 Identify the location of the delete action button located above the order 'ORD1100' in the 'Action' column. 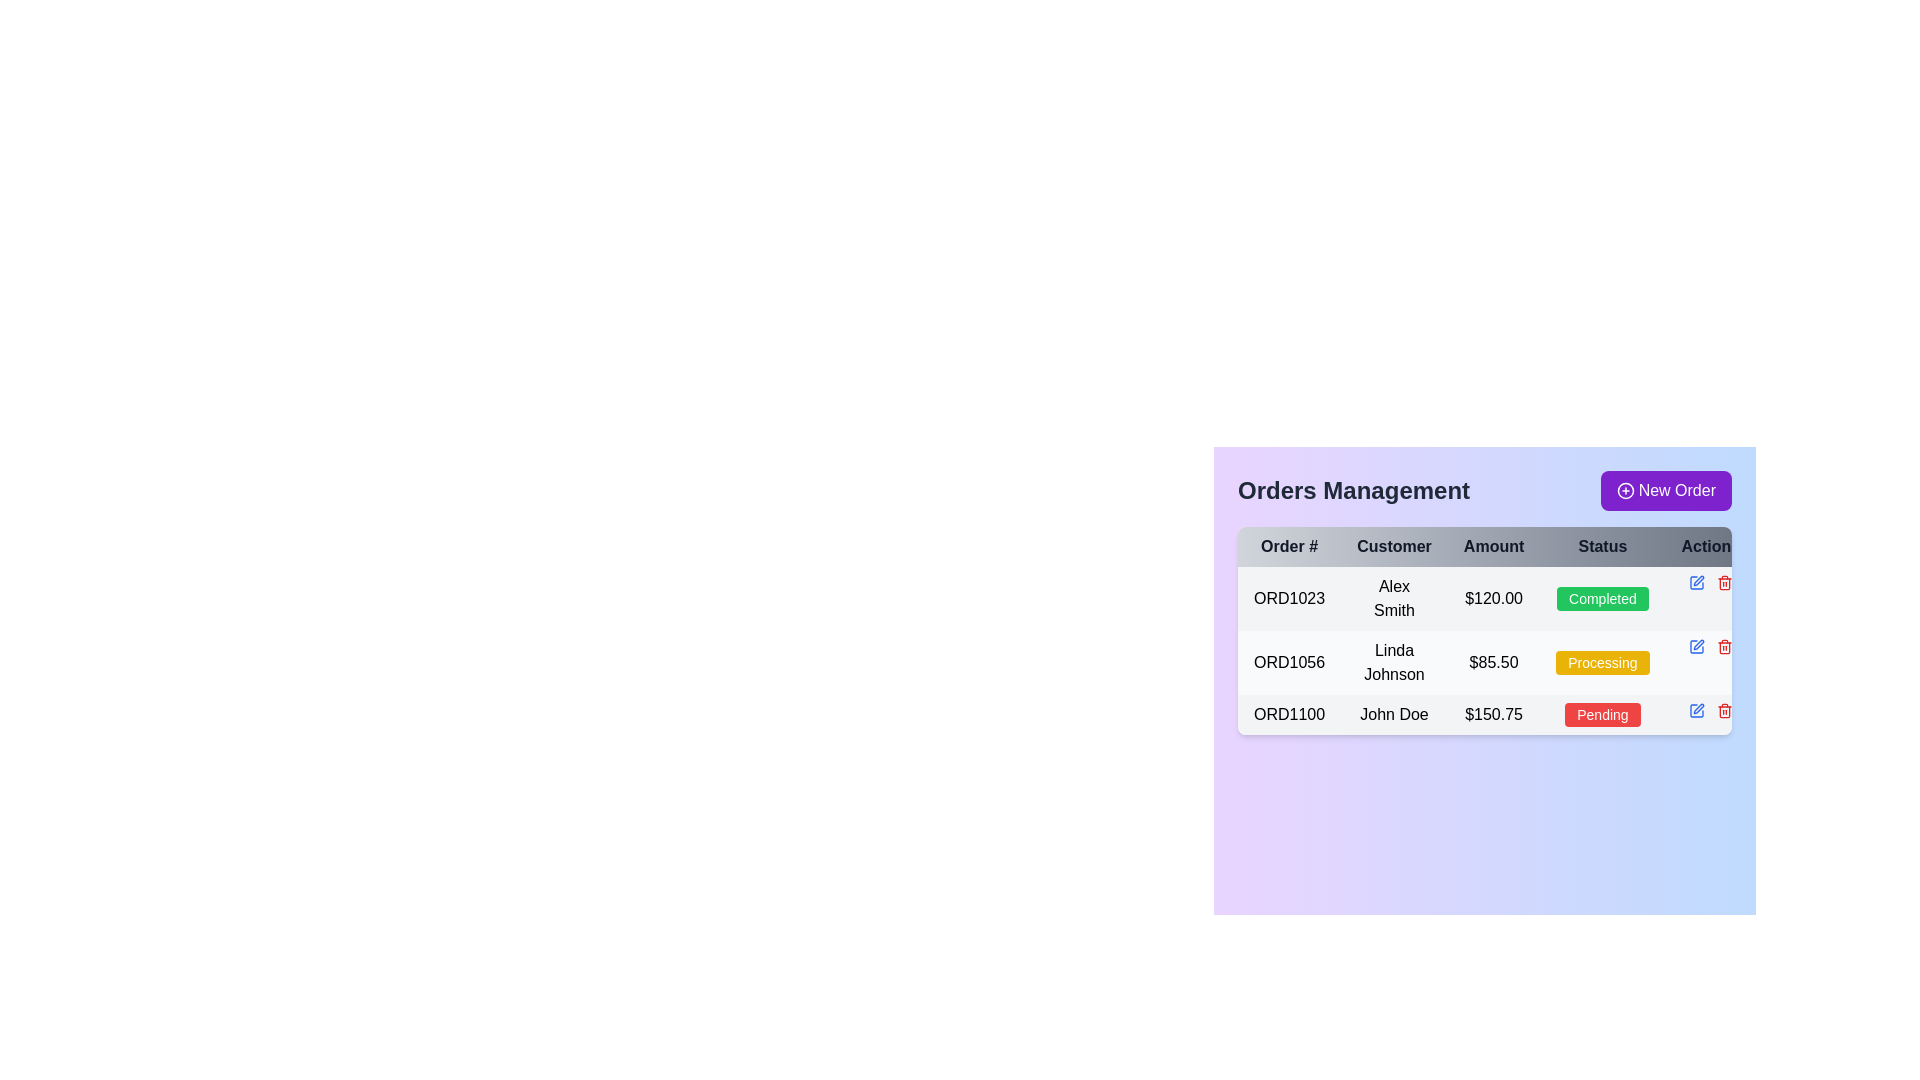
(1723, 582).